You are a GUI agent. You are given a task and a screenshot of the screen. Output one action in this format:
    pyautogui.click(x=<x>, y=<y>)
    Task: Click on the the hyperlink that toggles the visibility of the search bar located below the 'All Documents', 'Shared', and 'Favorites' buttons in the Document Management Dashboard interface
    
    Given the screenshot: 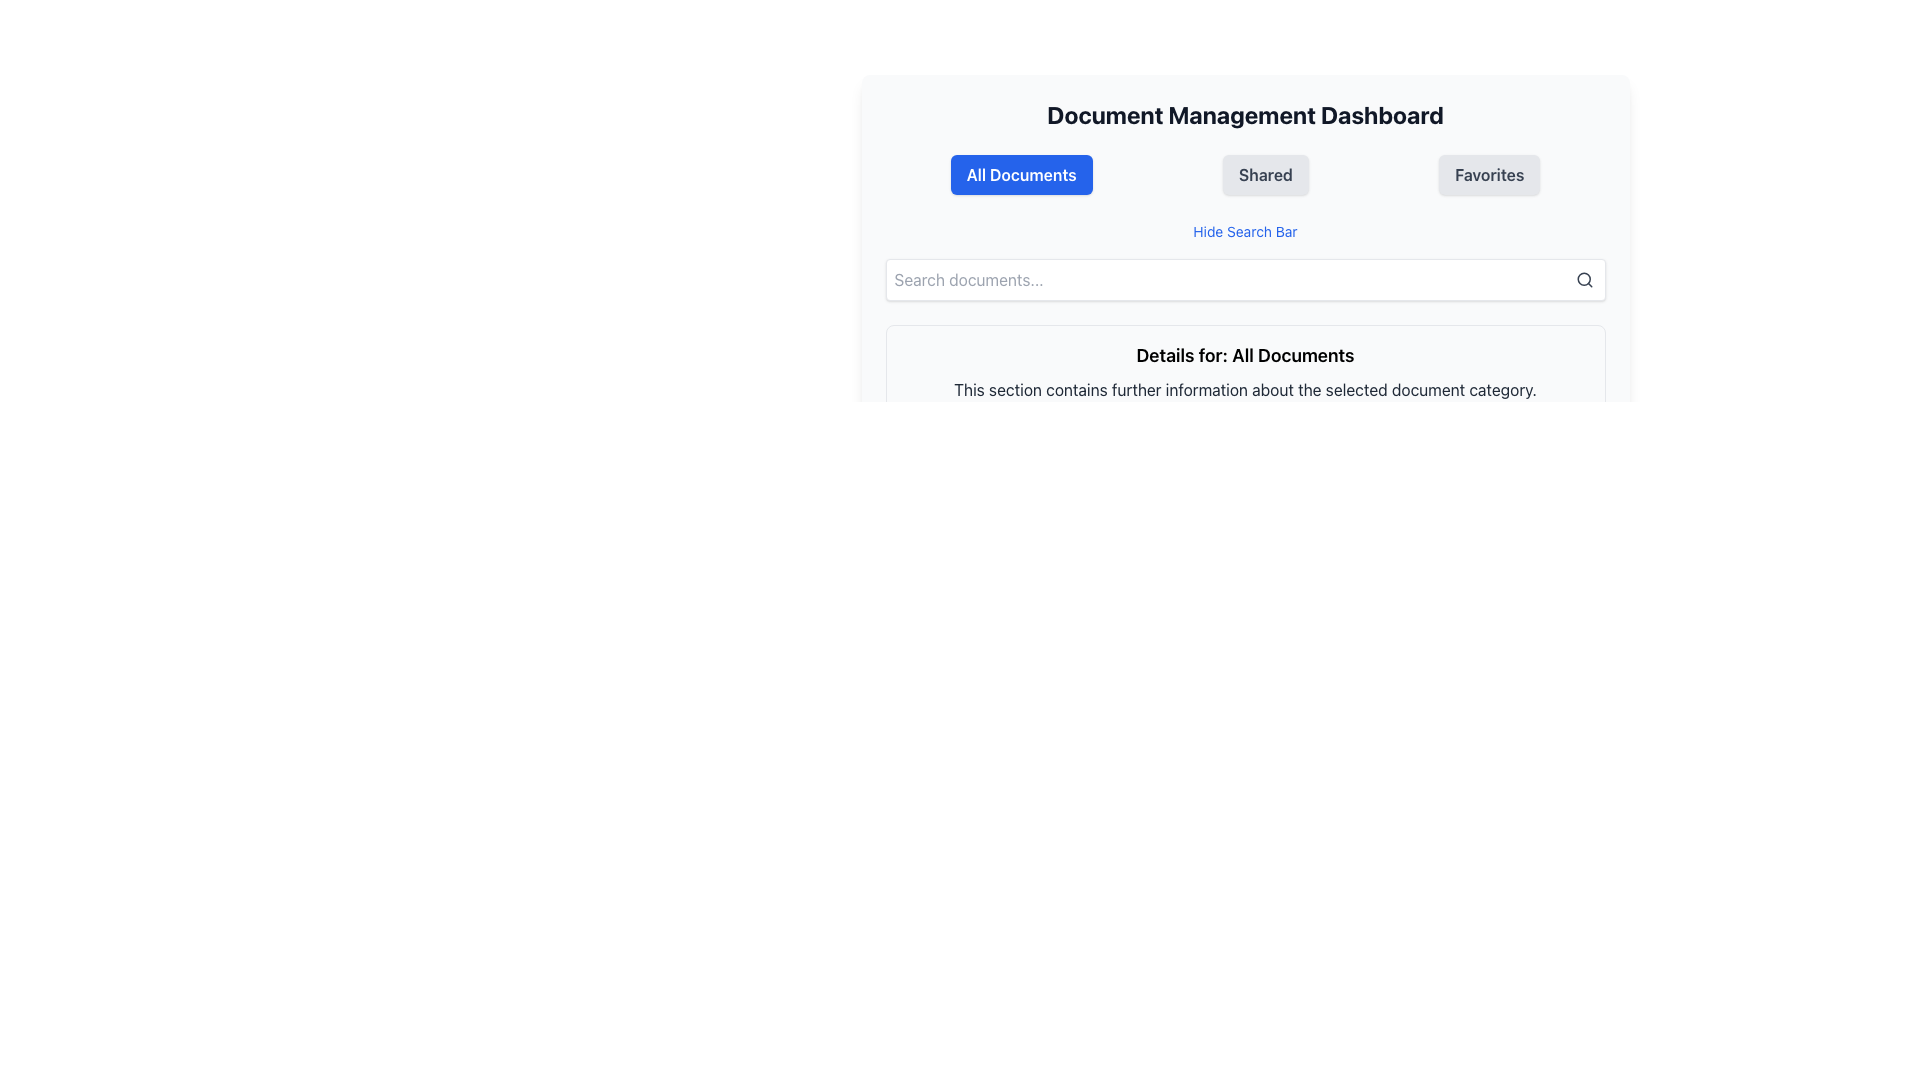 What is the action you would take?
    pyautogui.click(x=1244, y=230)
    